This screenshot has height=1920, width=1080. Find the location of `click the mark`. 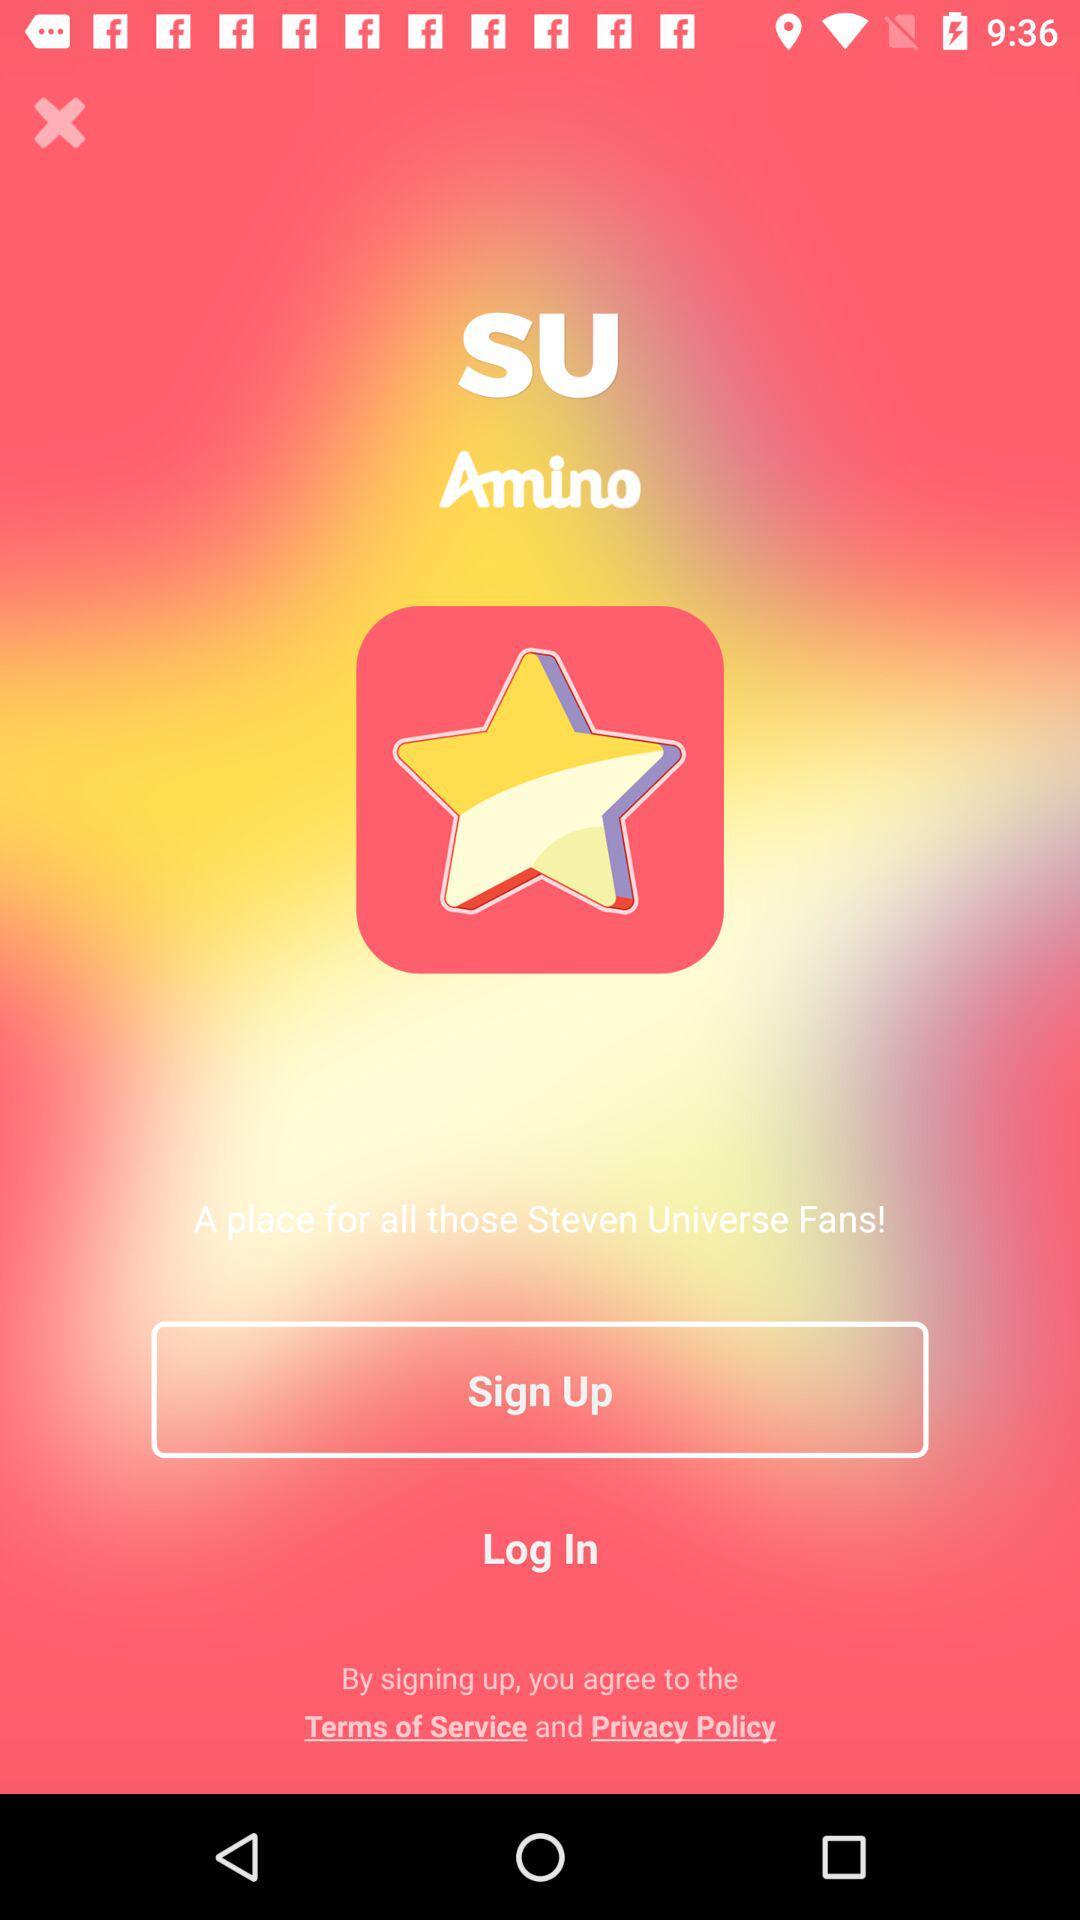

click the mark is located at coordinates (59, 122).